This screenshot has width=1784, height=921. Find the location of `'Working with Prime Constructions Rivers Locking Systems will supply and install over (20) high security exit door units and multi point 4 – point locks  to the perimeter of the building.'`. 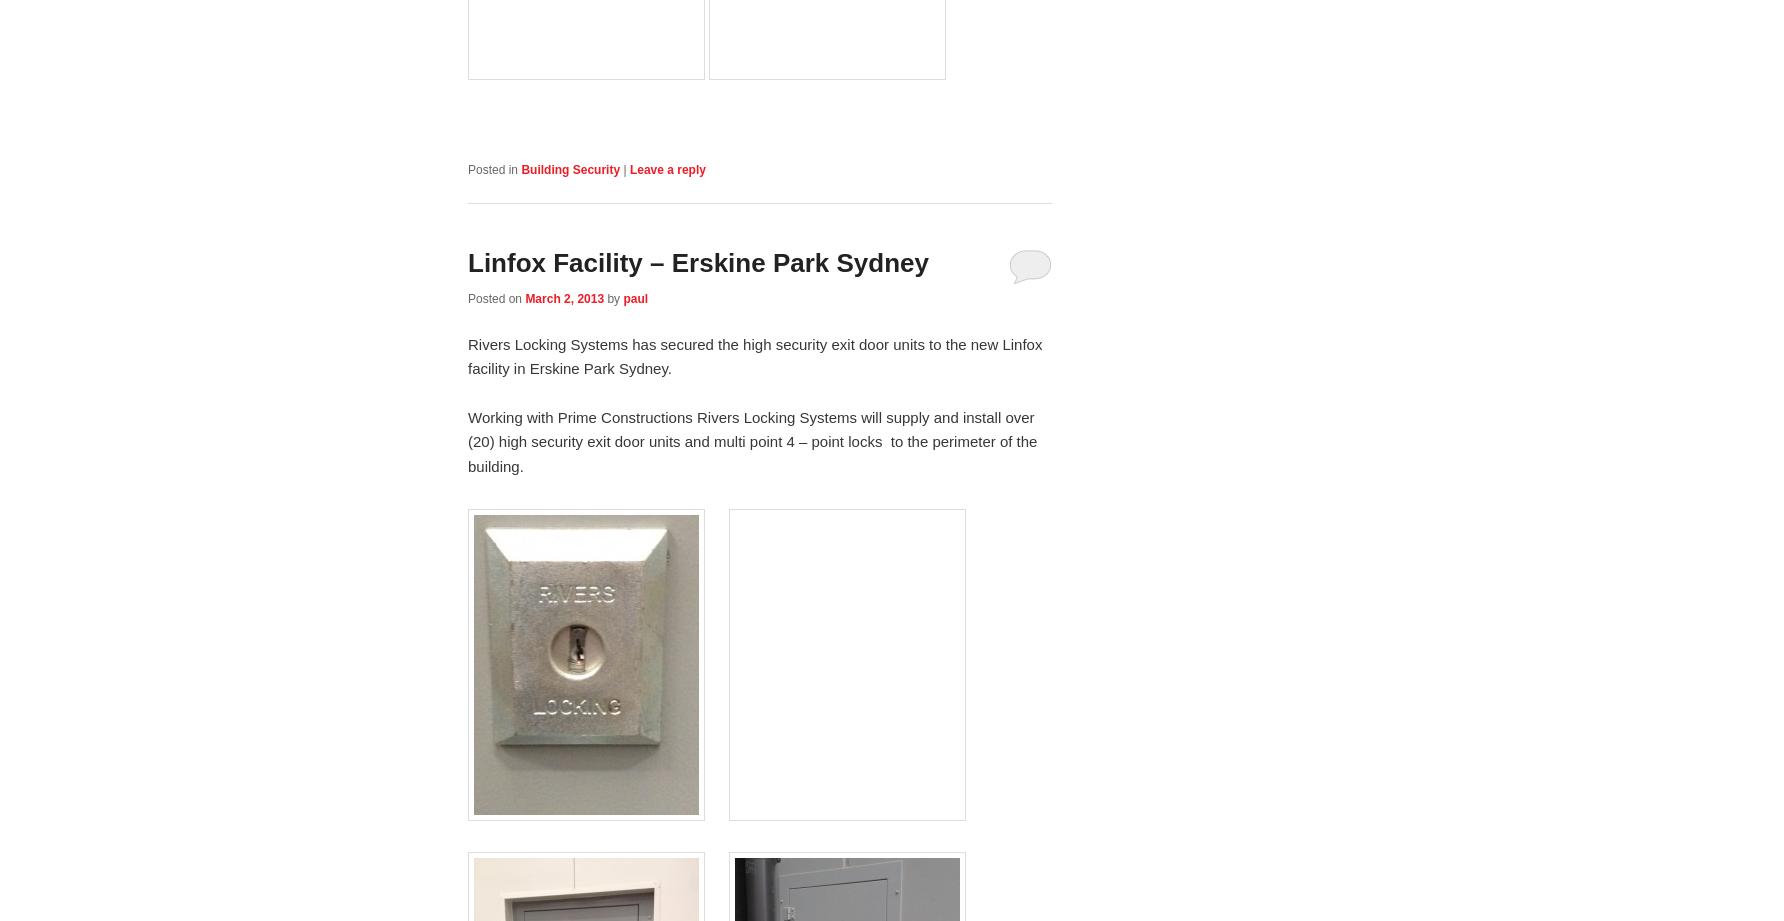

'Working with Prime Constructions Rivers Locking Systems will supply and install over (20) high security exit door units and multi point 4 – point locks  to the perimeter of the building.' is located at coordinates (752, 440).